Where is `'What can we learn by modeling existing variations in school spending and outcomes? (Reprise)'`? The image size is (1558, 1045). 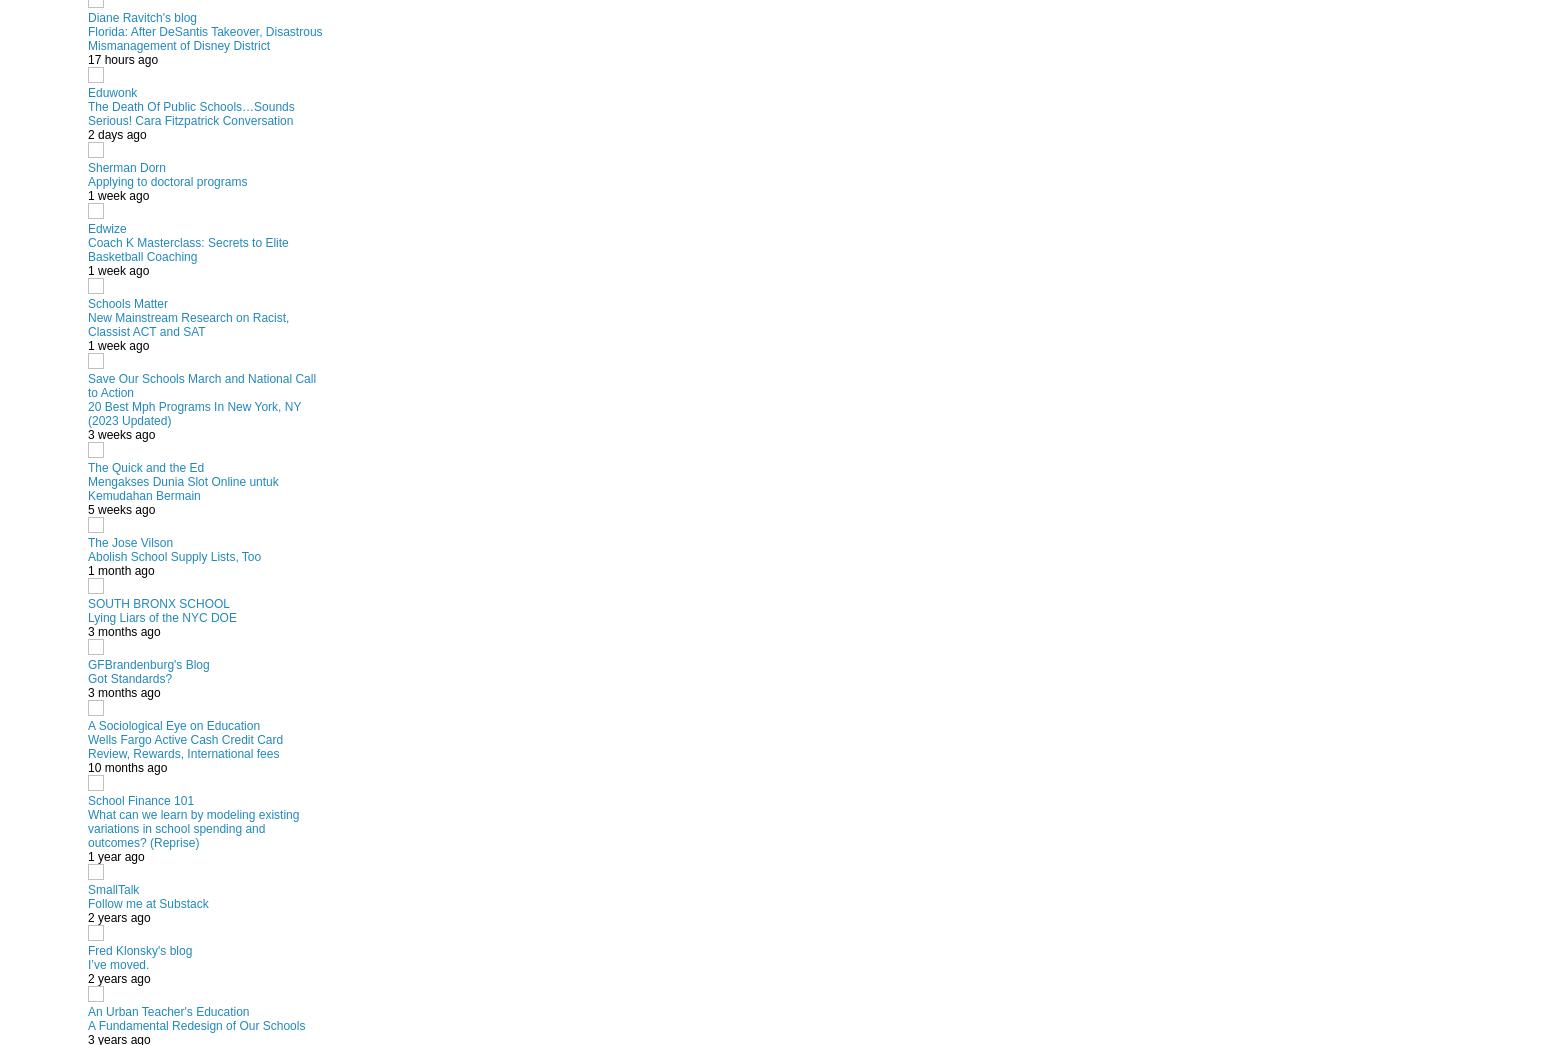 'What can we learn by modeling existing variations in school spending and outcomes? (Reprise)' is located at coordinates (193, 826).